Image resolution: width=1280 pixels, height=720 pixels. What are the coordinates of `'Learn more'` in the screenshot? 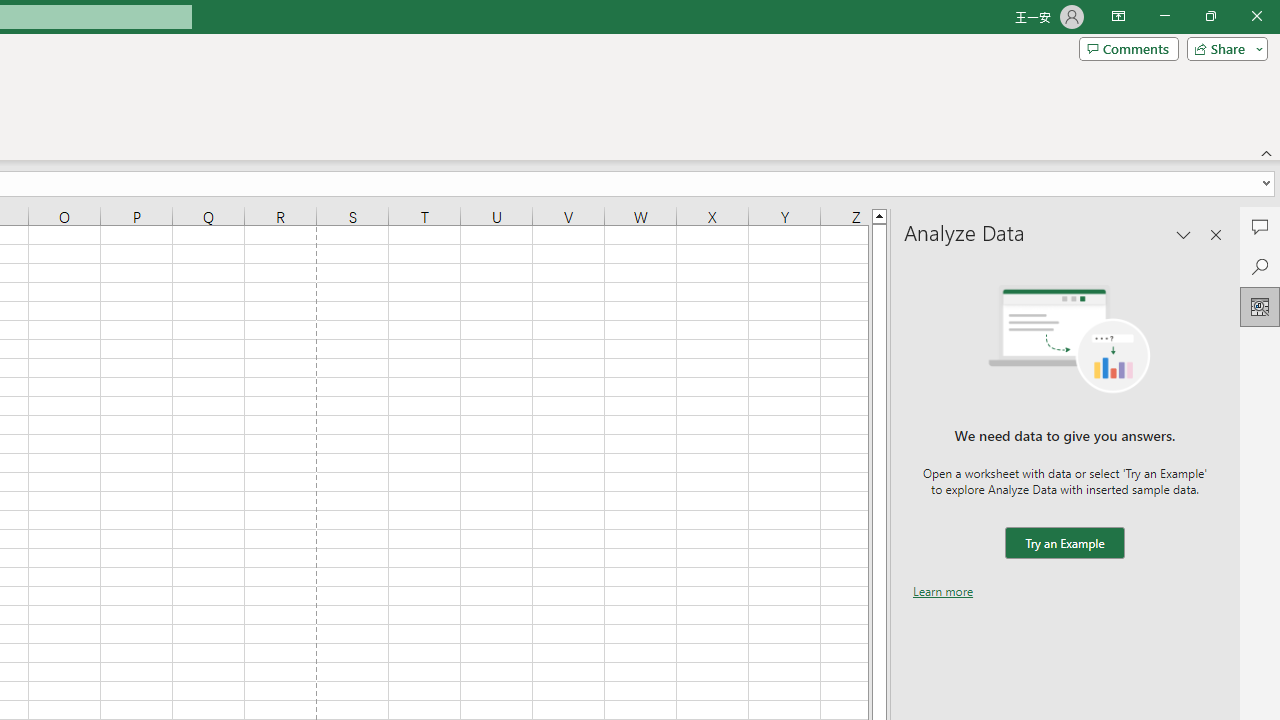 It's located at (942, 590).